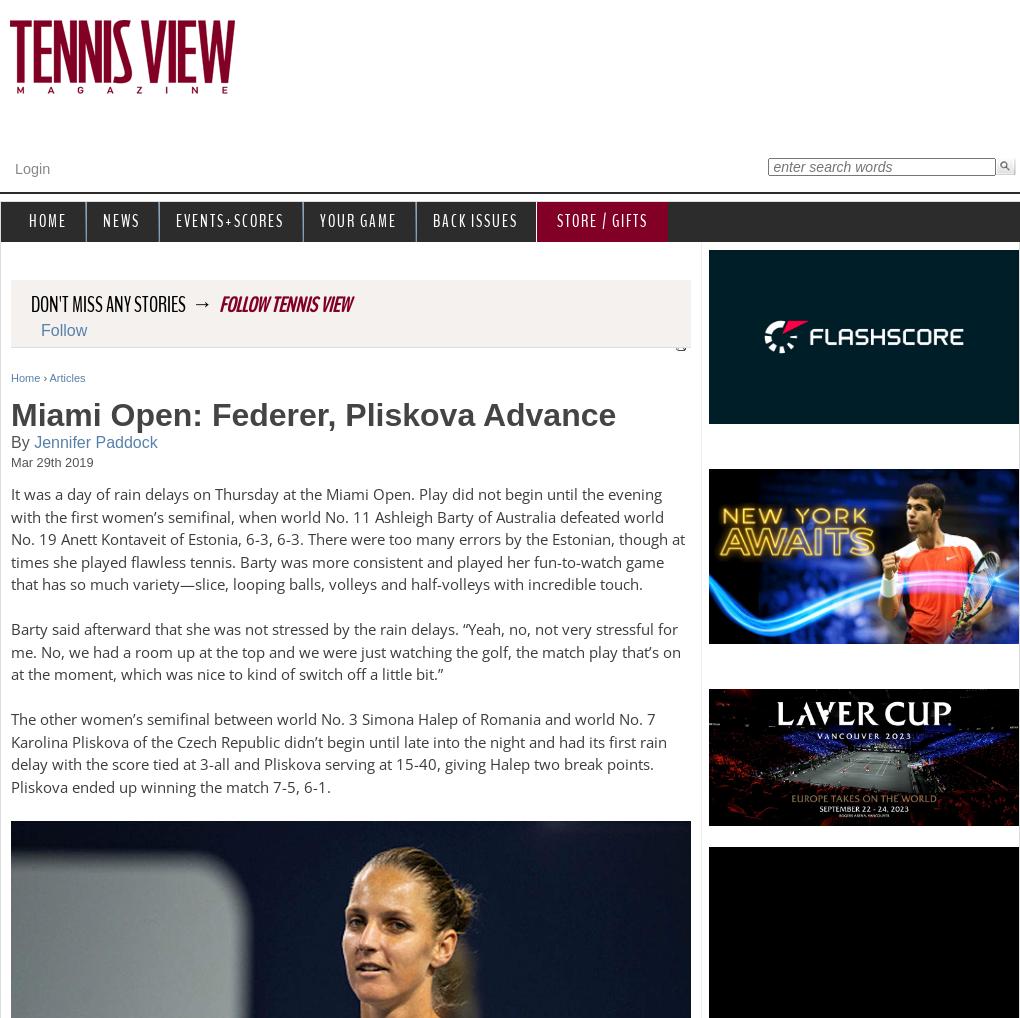  What do you see at coordinates (337, 526) in the screenshot?
I see `'Ashleigh Barty of Australia defeated world No.'` at bounding box center [337, 526].